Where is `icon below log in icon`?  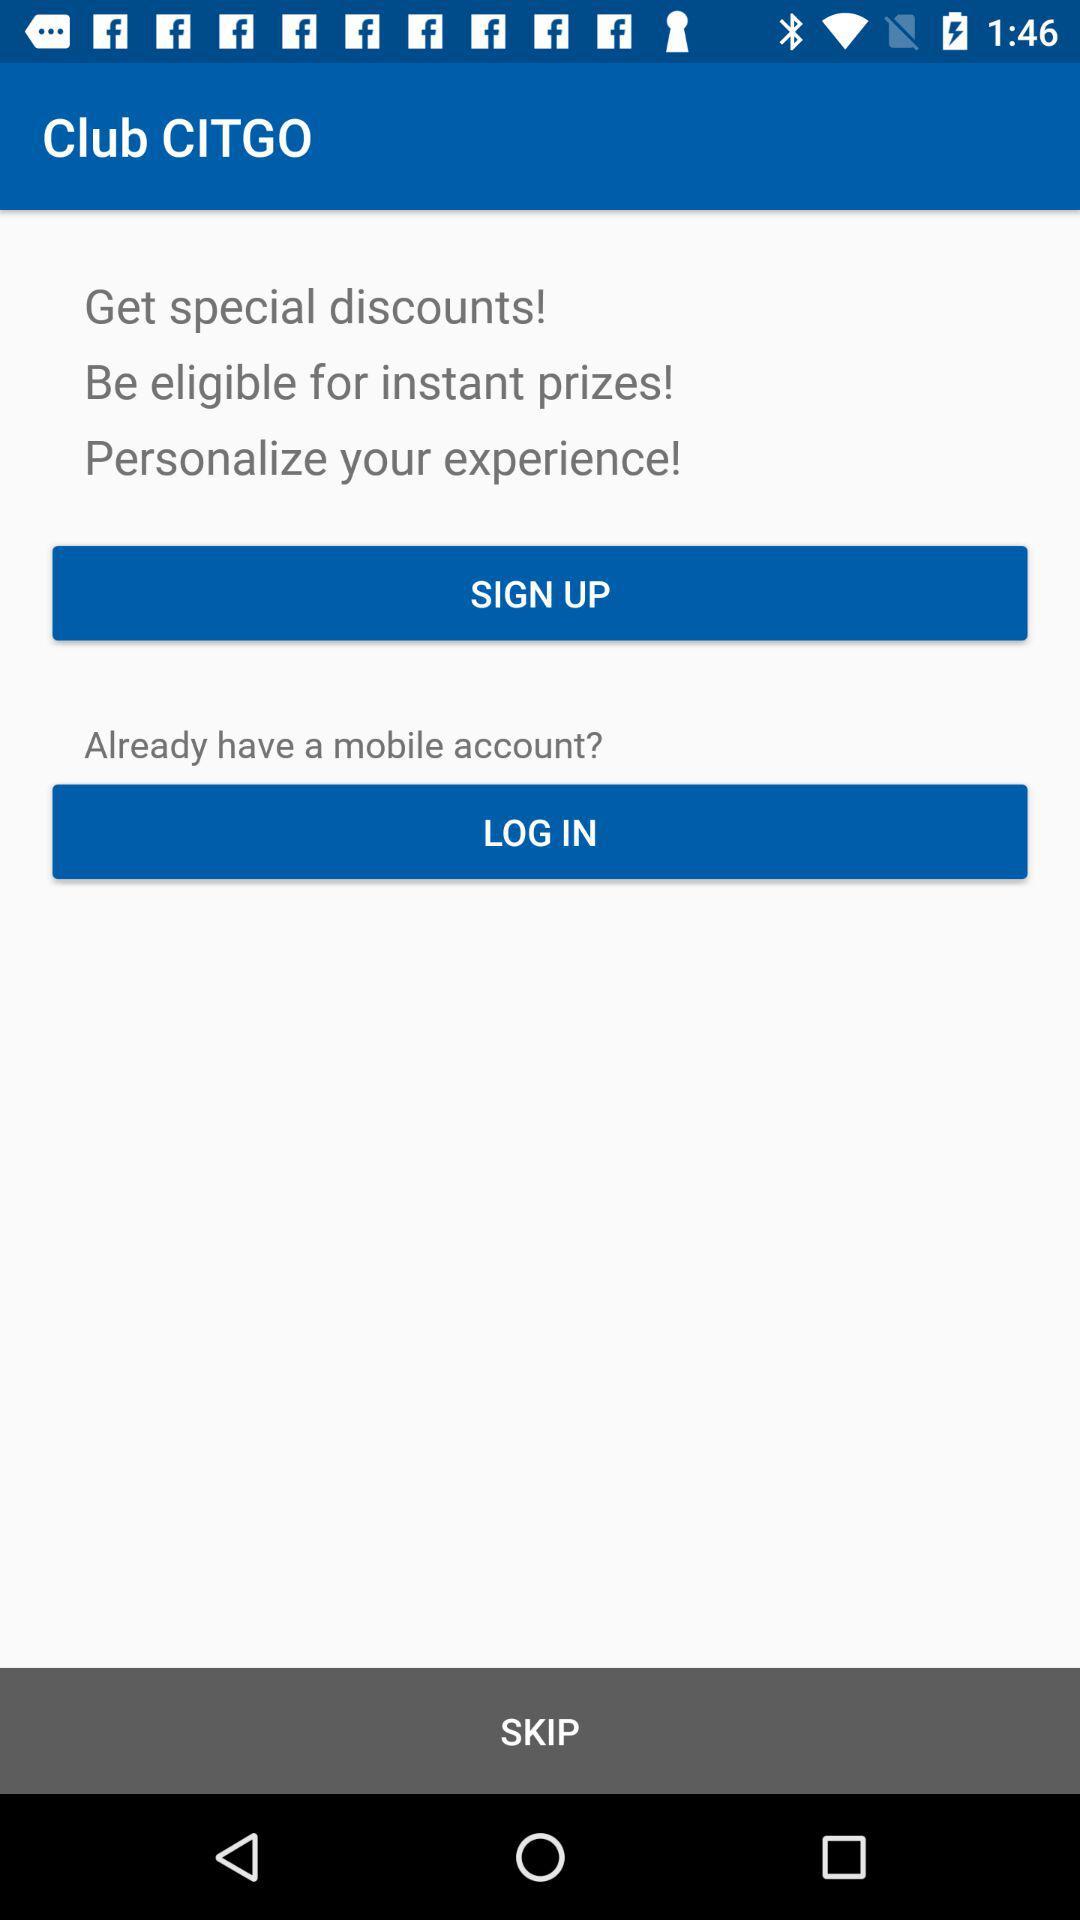
icon below log in icon is located at coordinates (540, 1730).